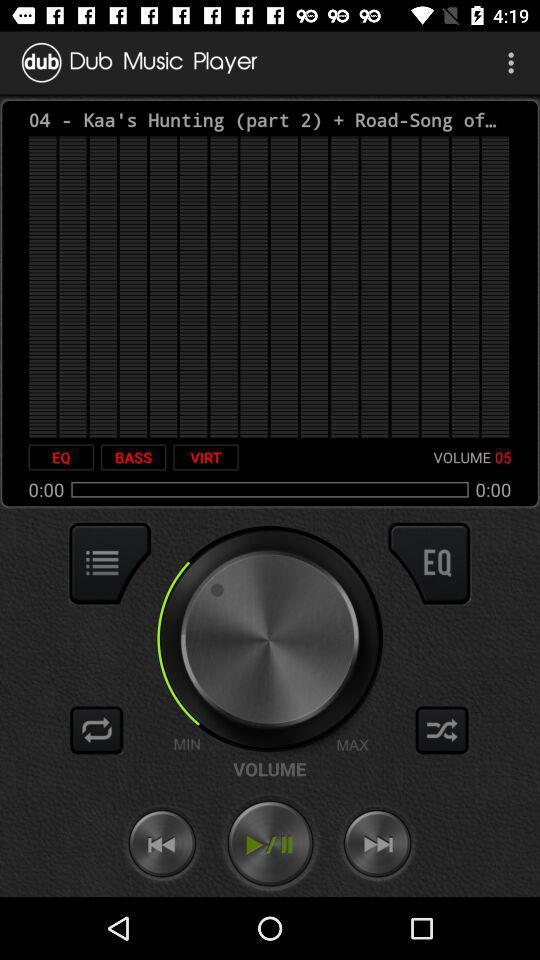 This screenshot has height=960, width=540. What do you see at coordinates (205, 457) in the screenshot?
I see `the icon to the left of the volume item` at bounding box center [205, 457].